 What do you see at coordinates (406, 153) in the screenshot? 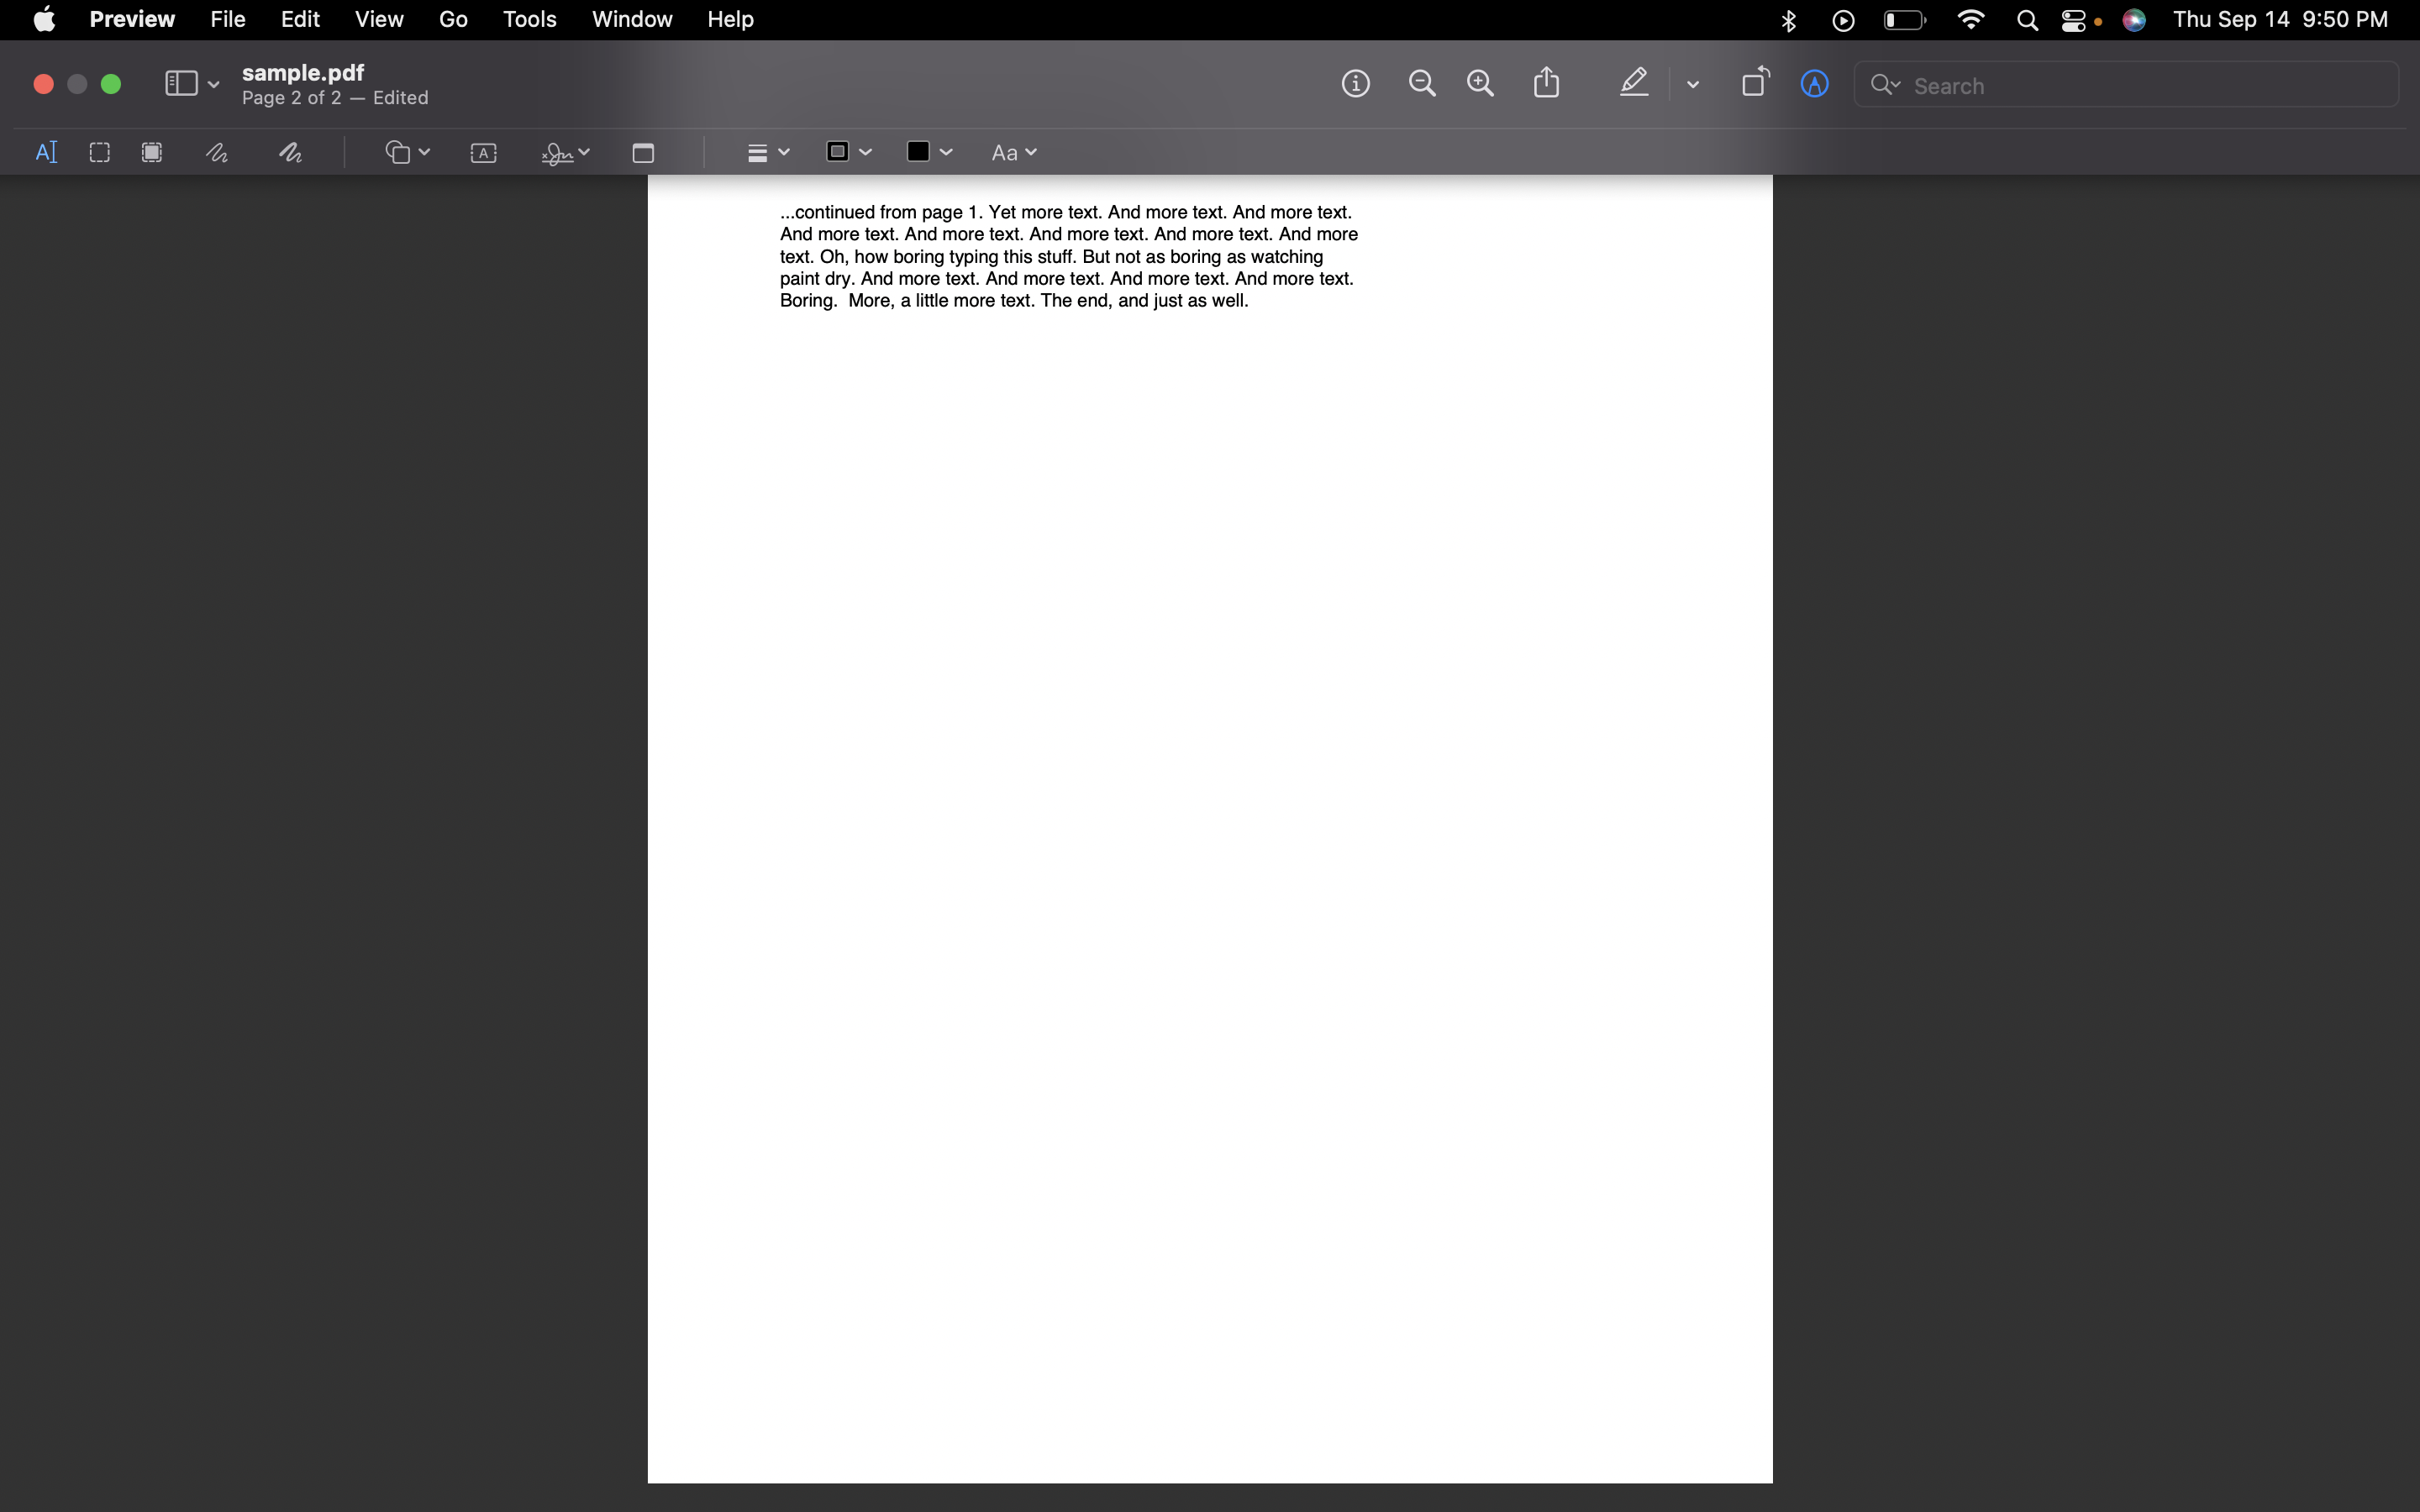
I see `option to draw shape on the screen` at bounding box center [406, 153].